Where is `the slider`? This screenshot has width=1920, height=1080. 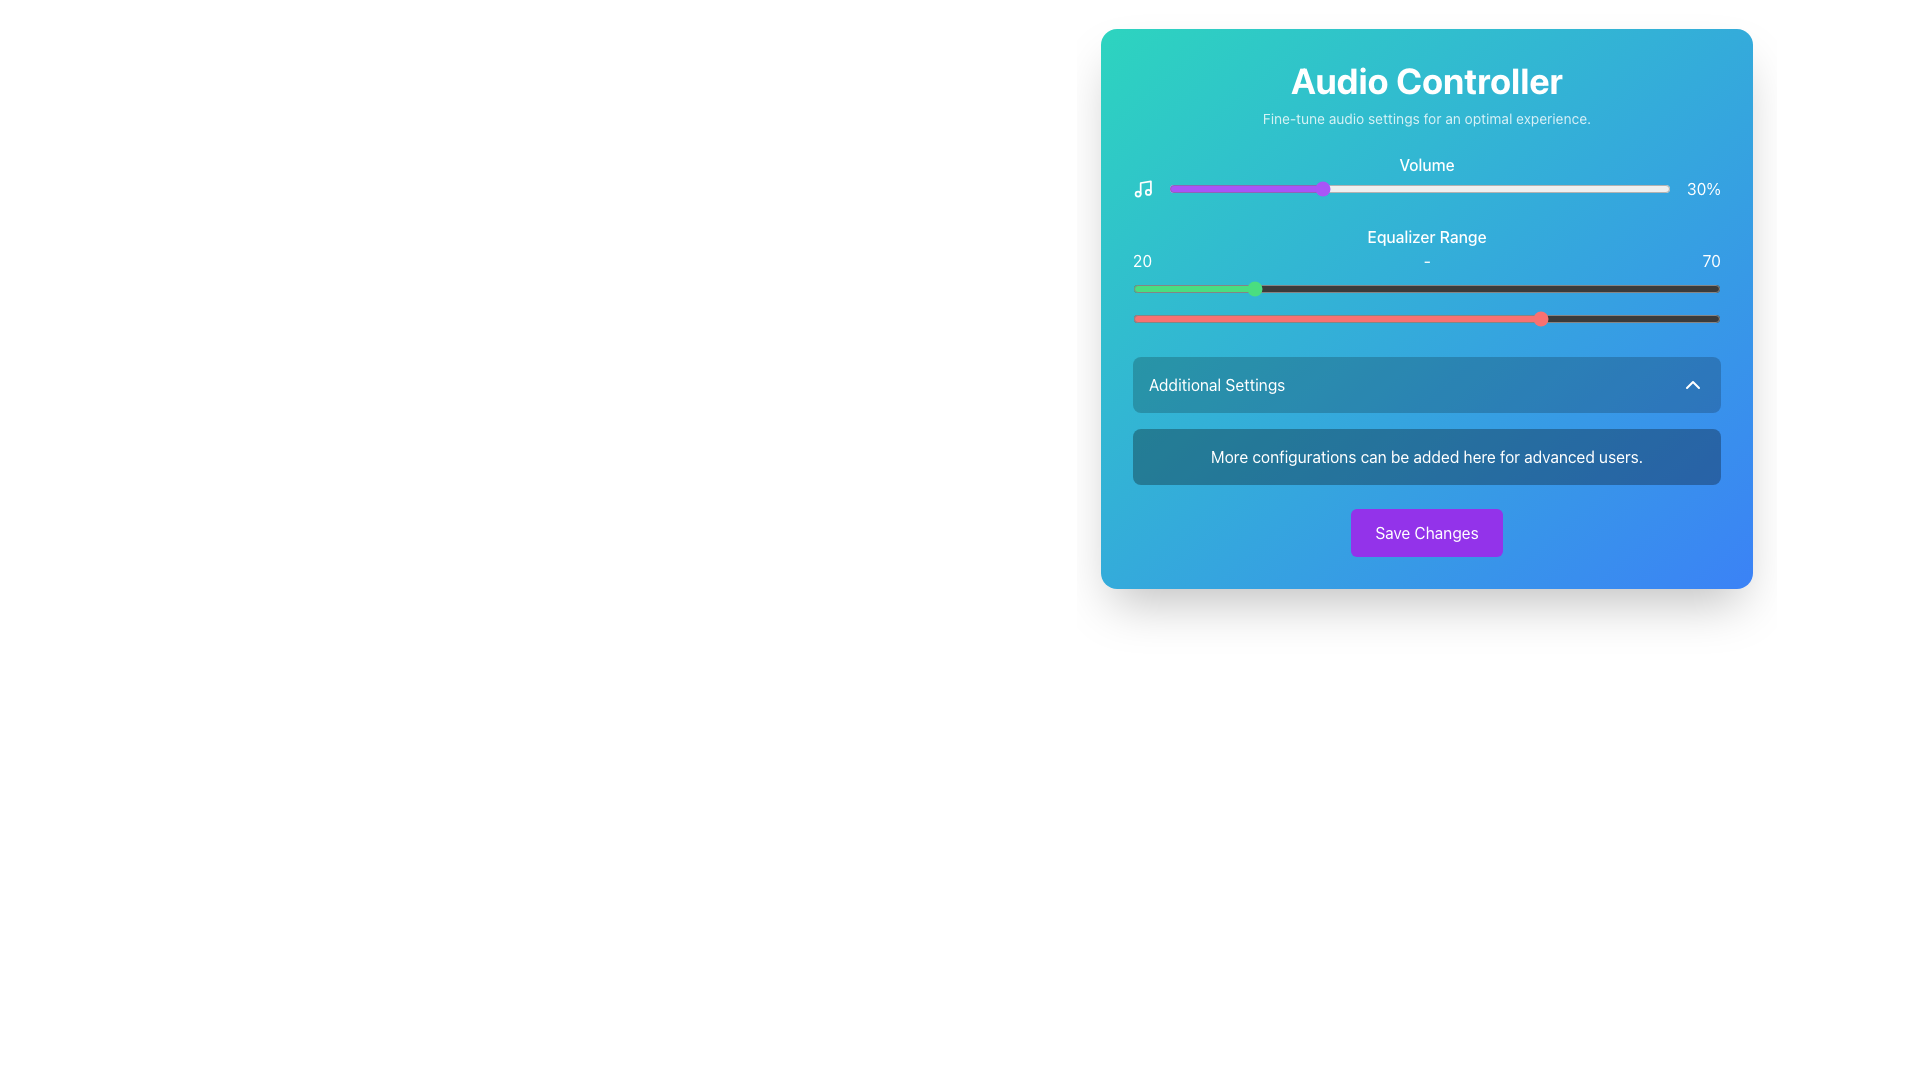
the slider is located at coordinates (1228, 189).